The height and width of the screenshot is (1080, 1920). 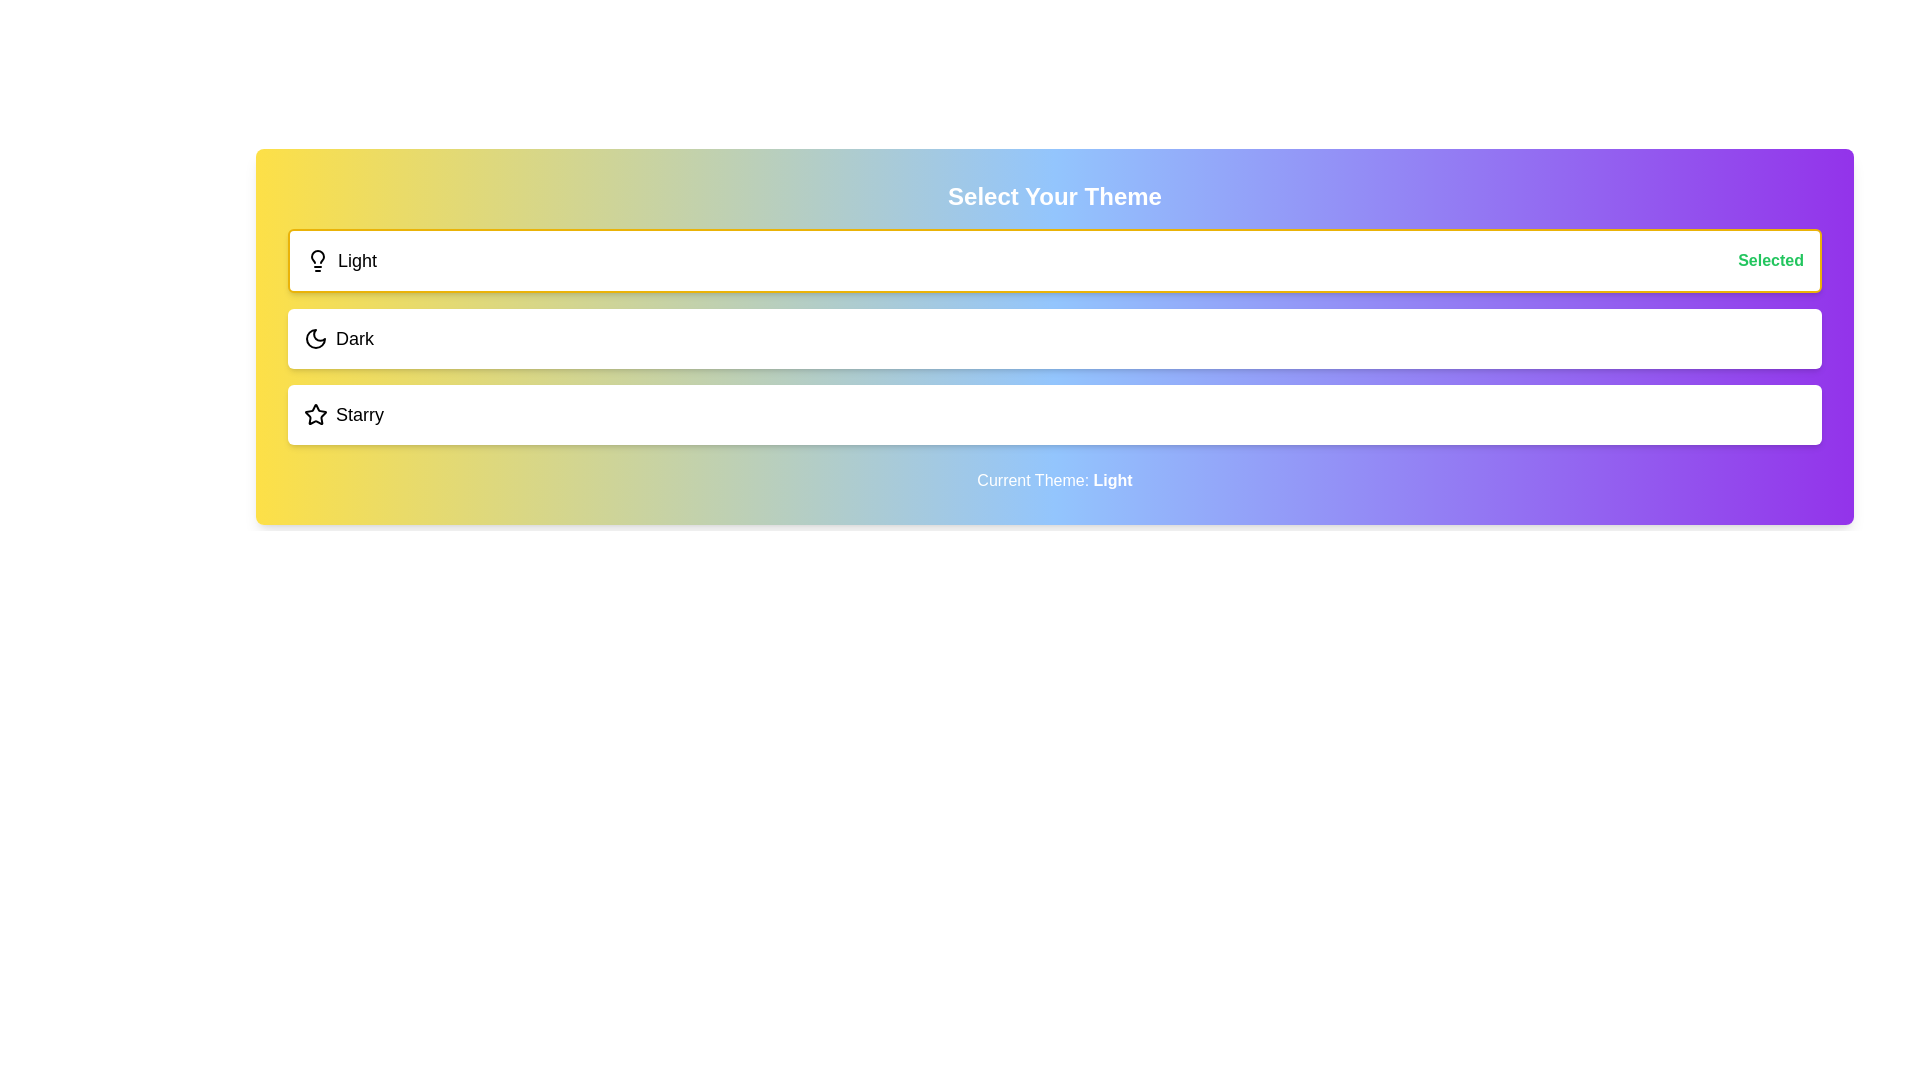 What do you see at coordinates (1054, 414) in the screenshot?
I see `the theme option Starry to observe the visual change` at bounding box center [1054, 414].